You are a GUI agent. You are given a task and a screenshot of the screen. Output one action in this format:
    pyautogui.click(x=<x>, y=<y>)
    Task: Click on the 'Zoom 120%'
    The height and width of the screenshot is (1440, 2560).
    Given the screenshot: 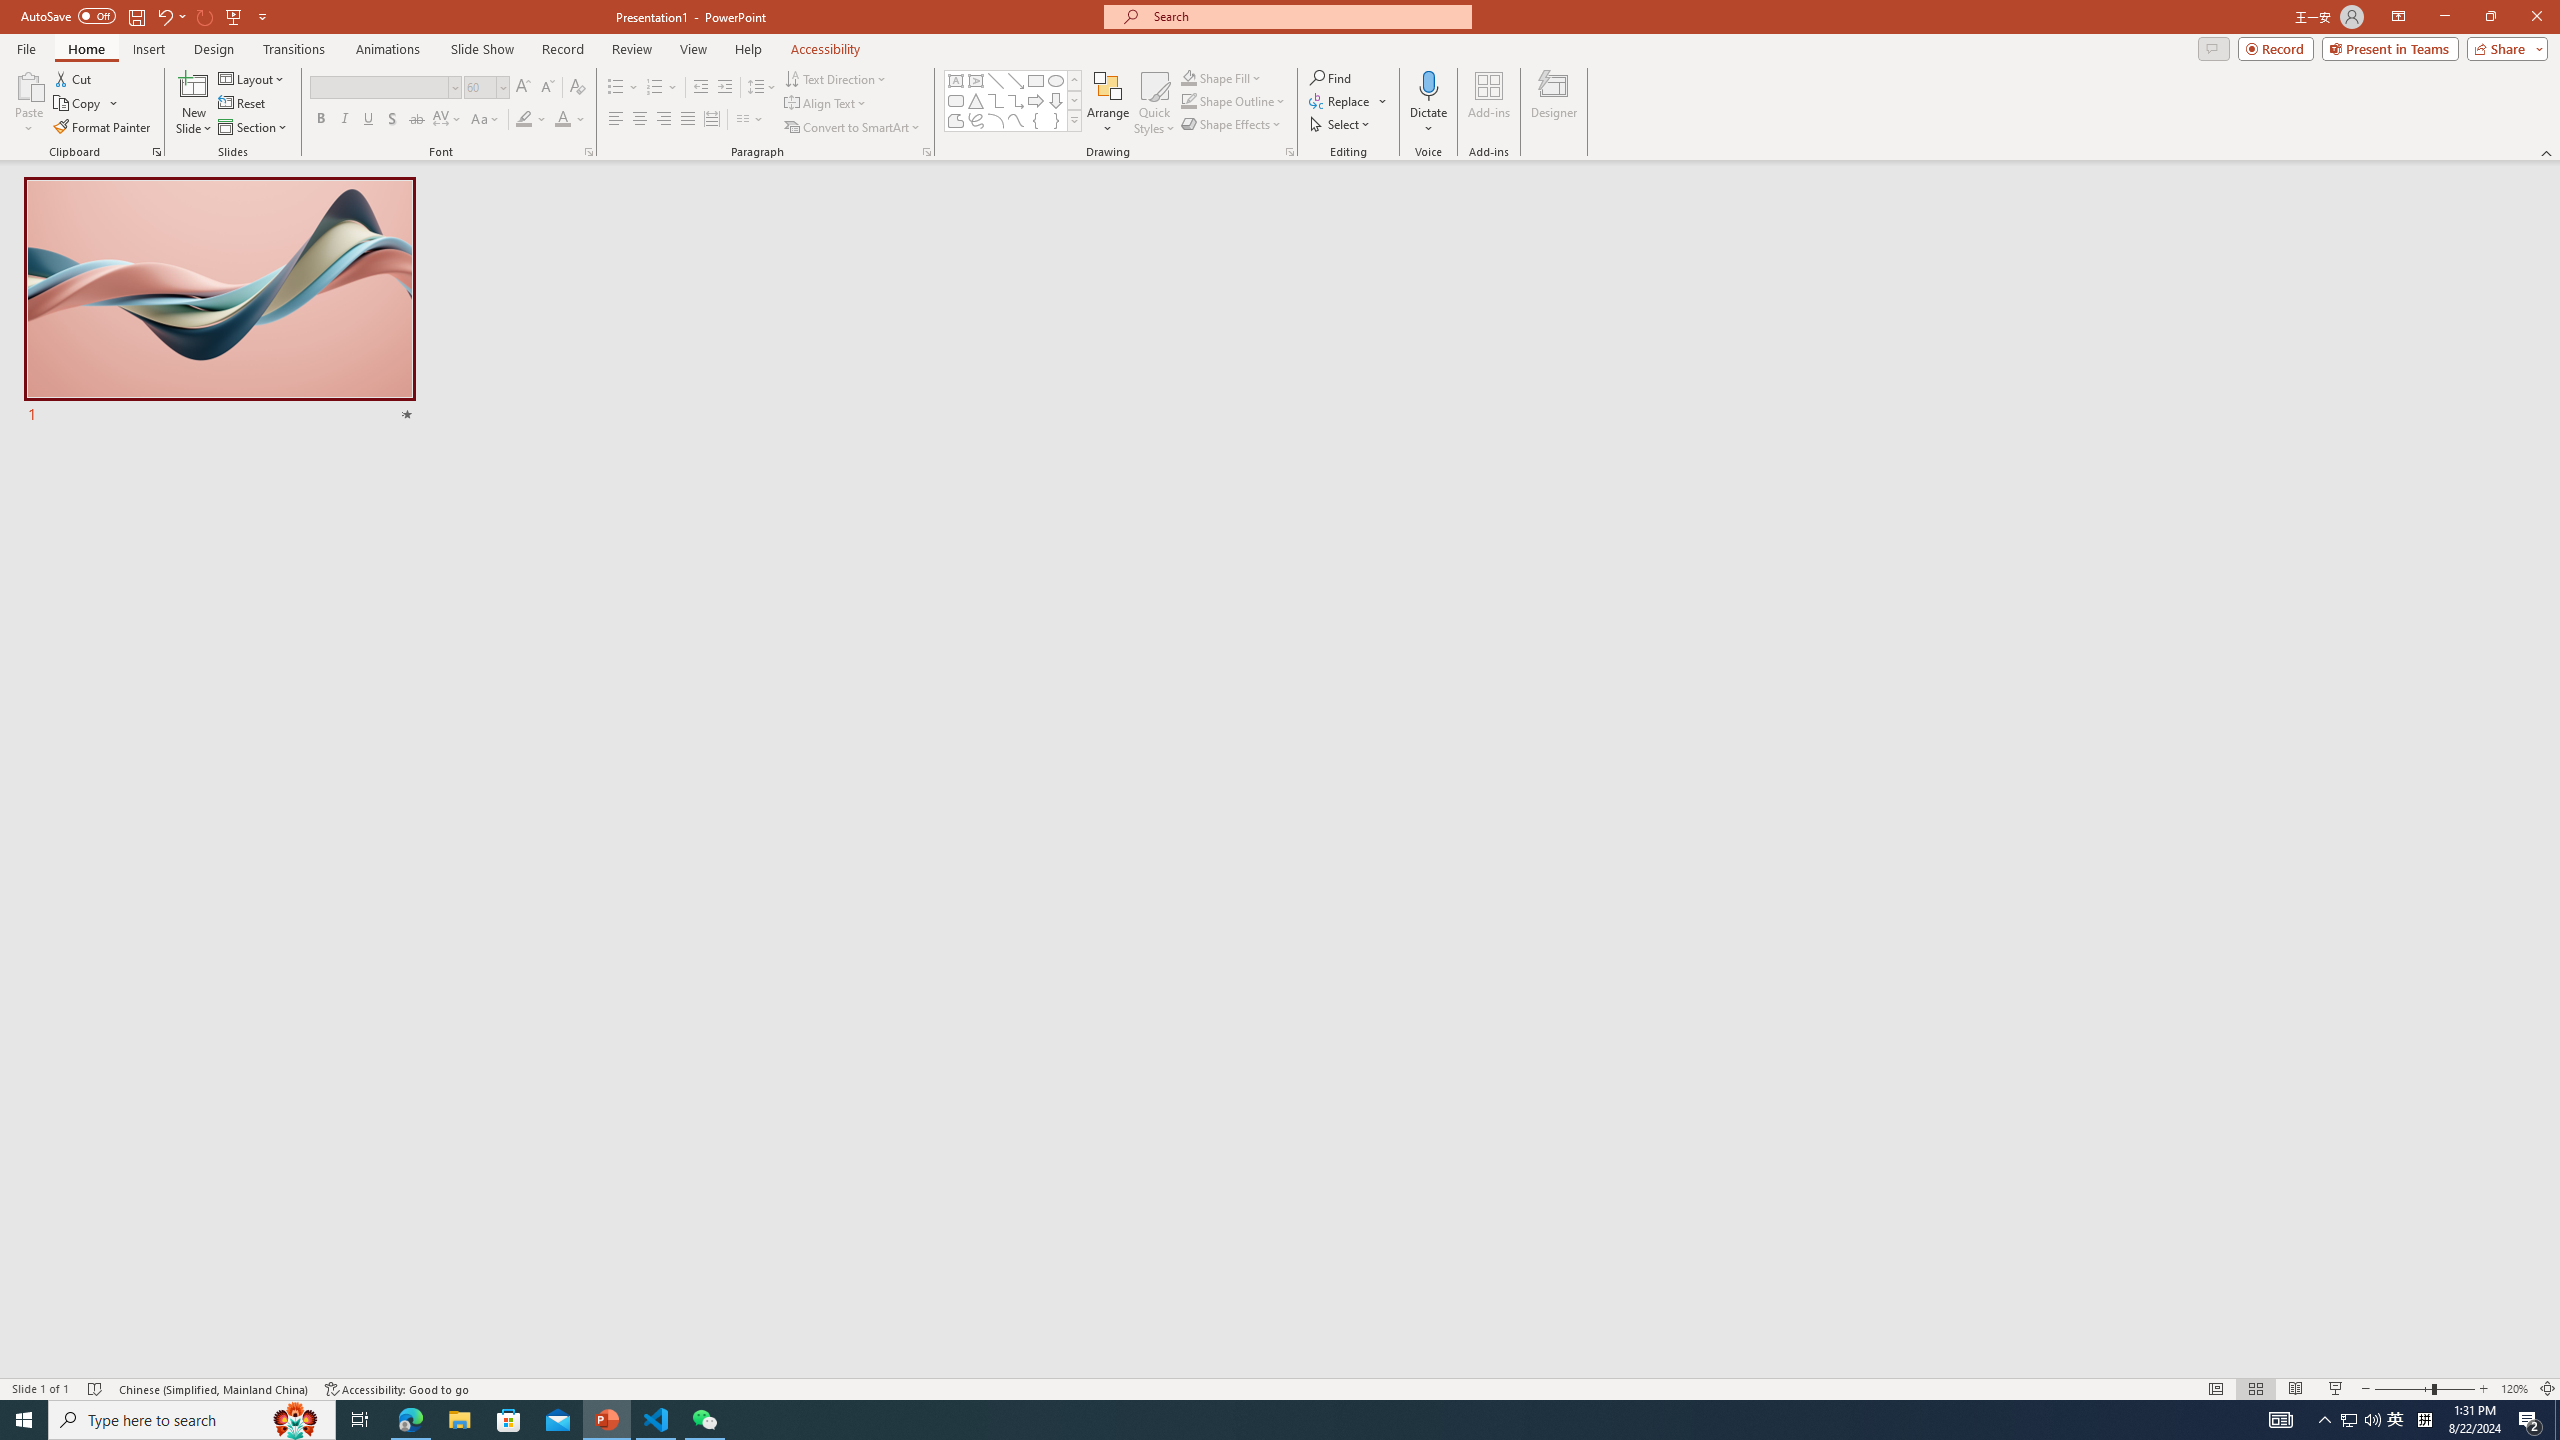 What is the action you would take?
    pyautogui.click(x=2515, y=1389)
    